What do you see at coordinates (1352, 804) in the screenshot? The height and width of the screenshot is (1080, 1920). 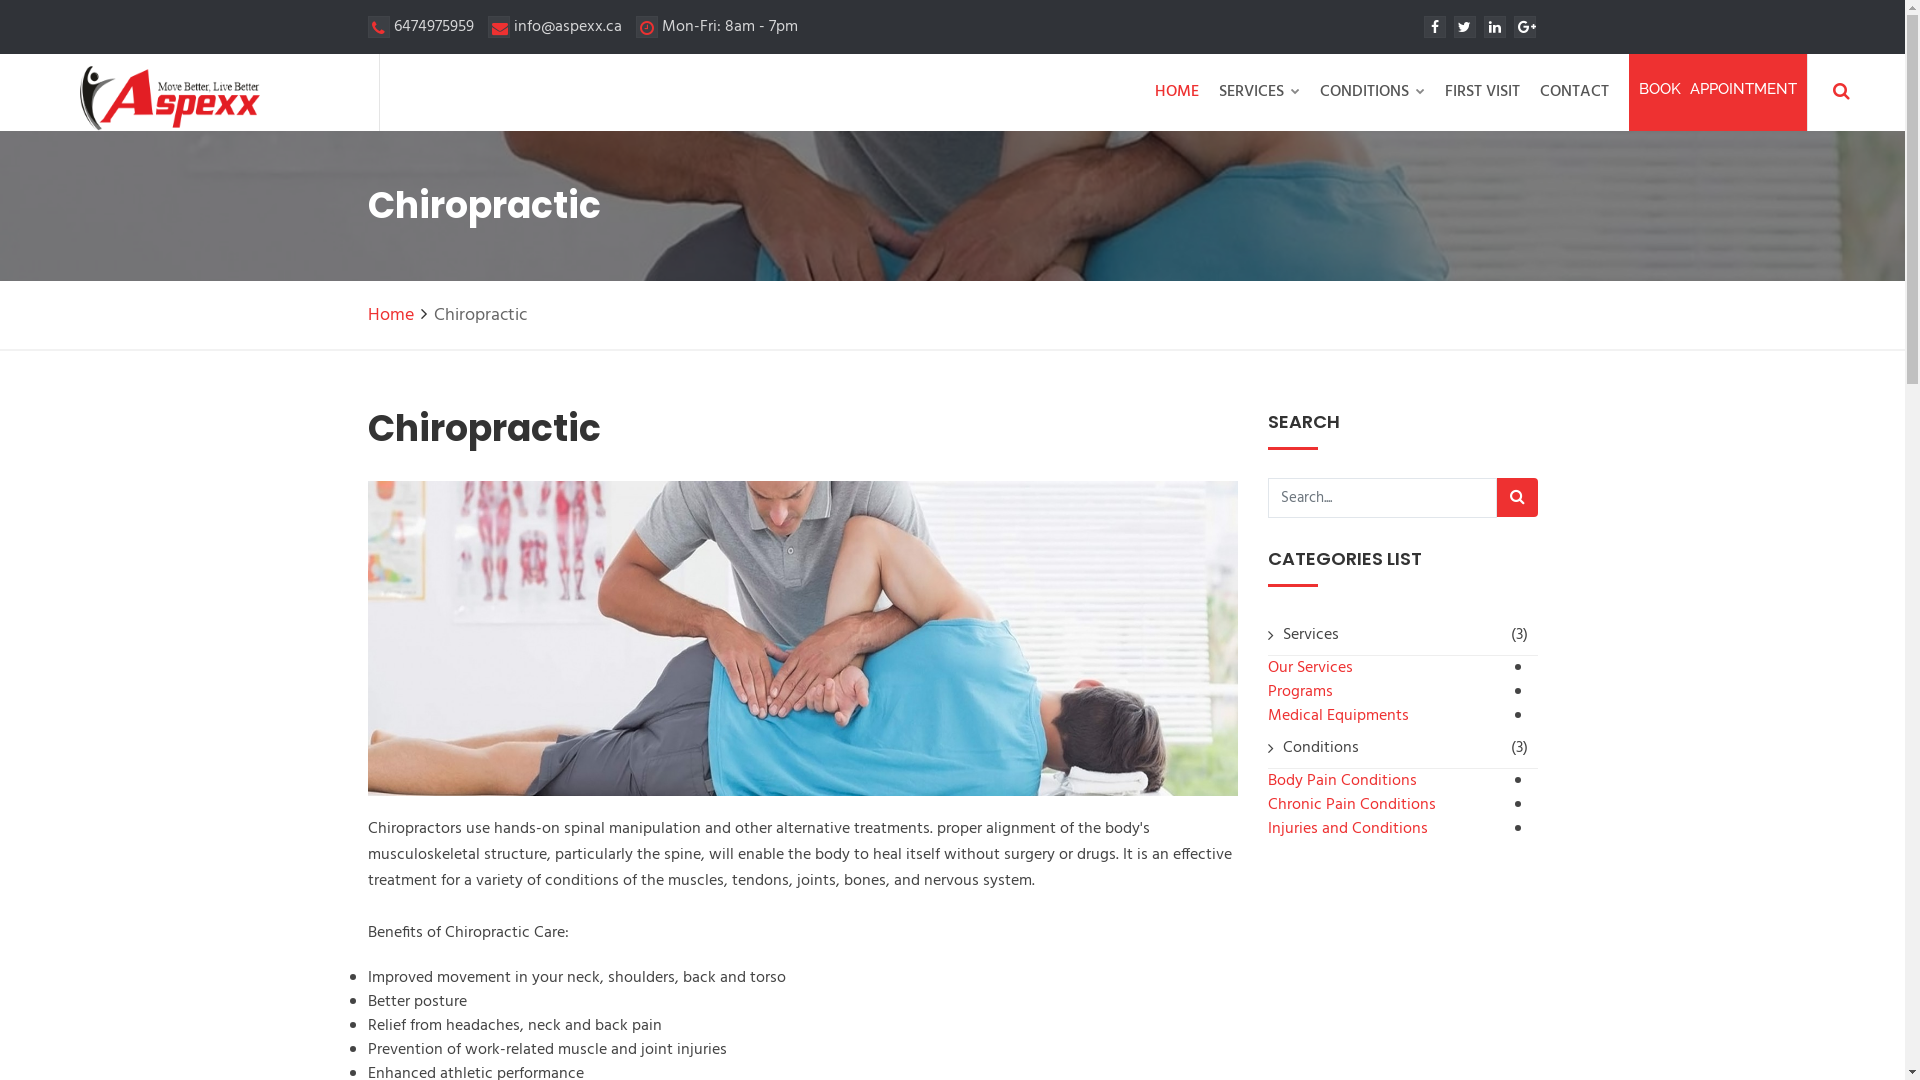 I see `'Chronic Pain Conditions'` at bounding box center [1352, 804].